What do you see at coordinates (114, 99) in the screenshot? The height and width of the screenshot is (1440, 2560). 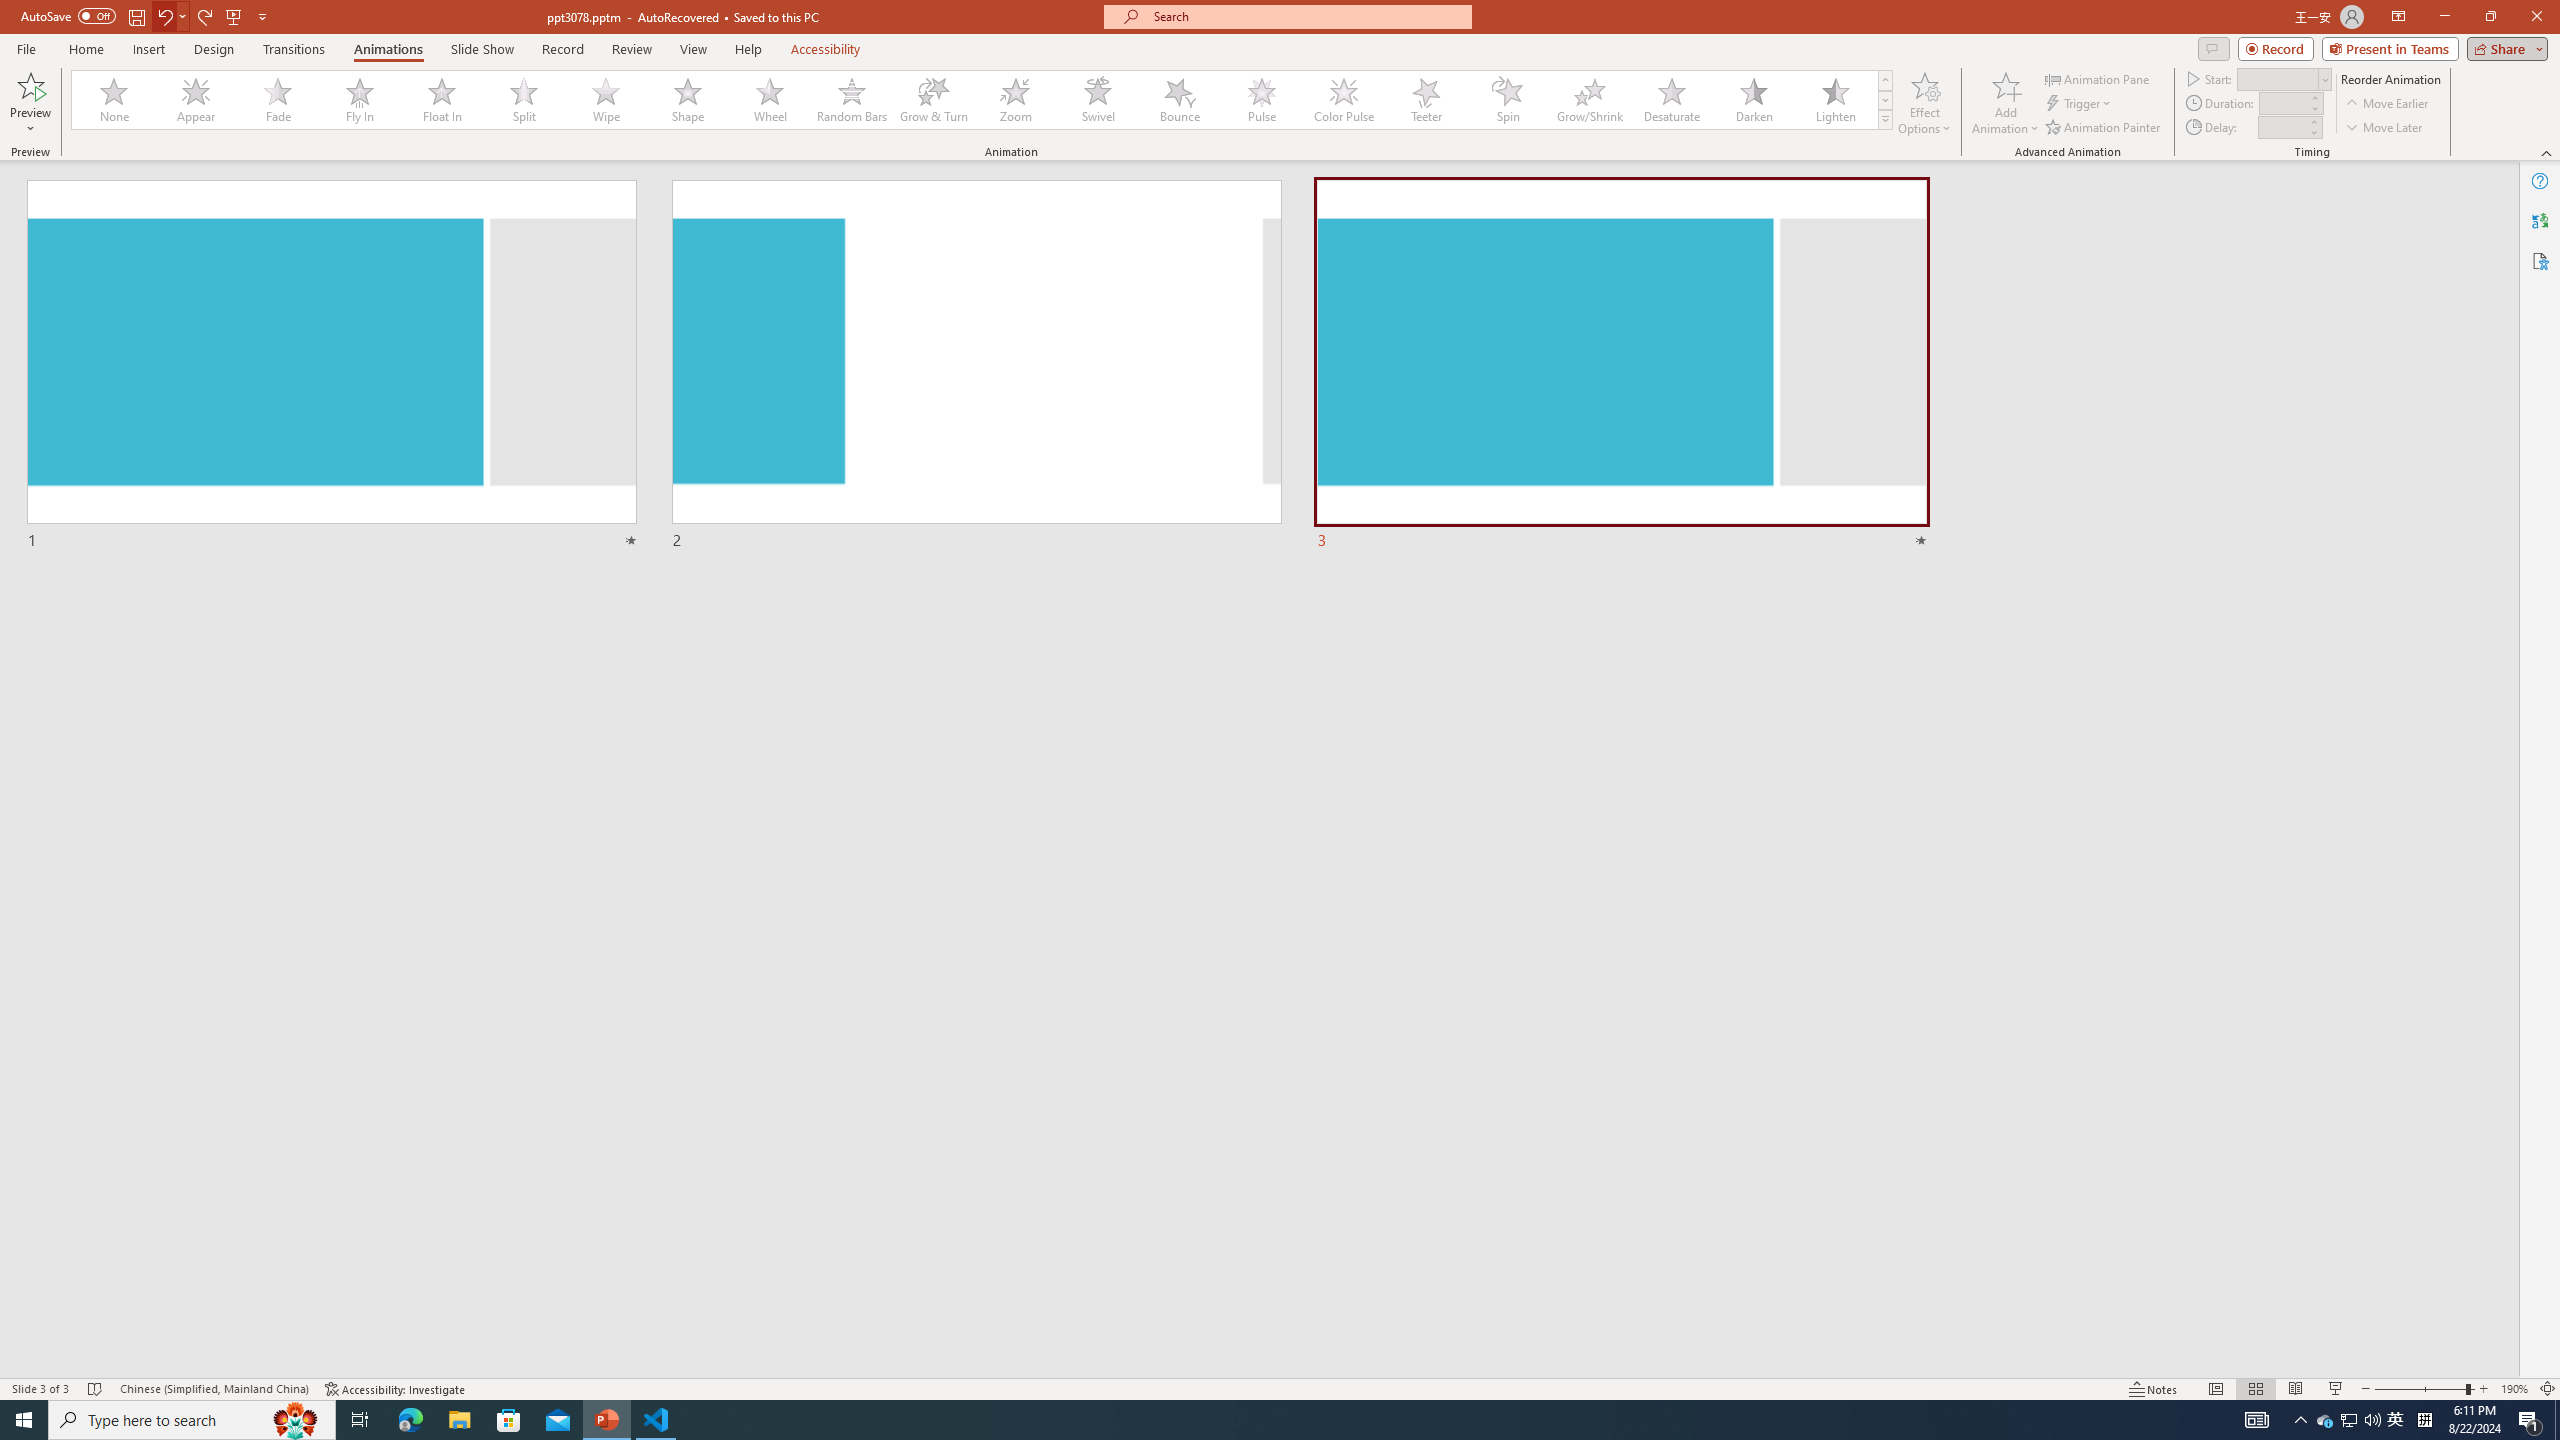 I see `'None'` at bounding box center [114, 99].